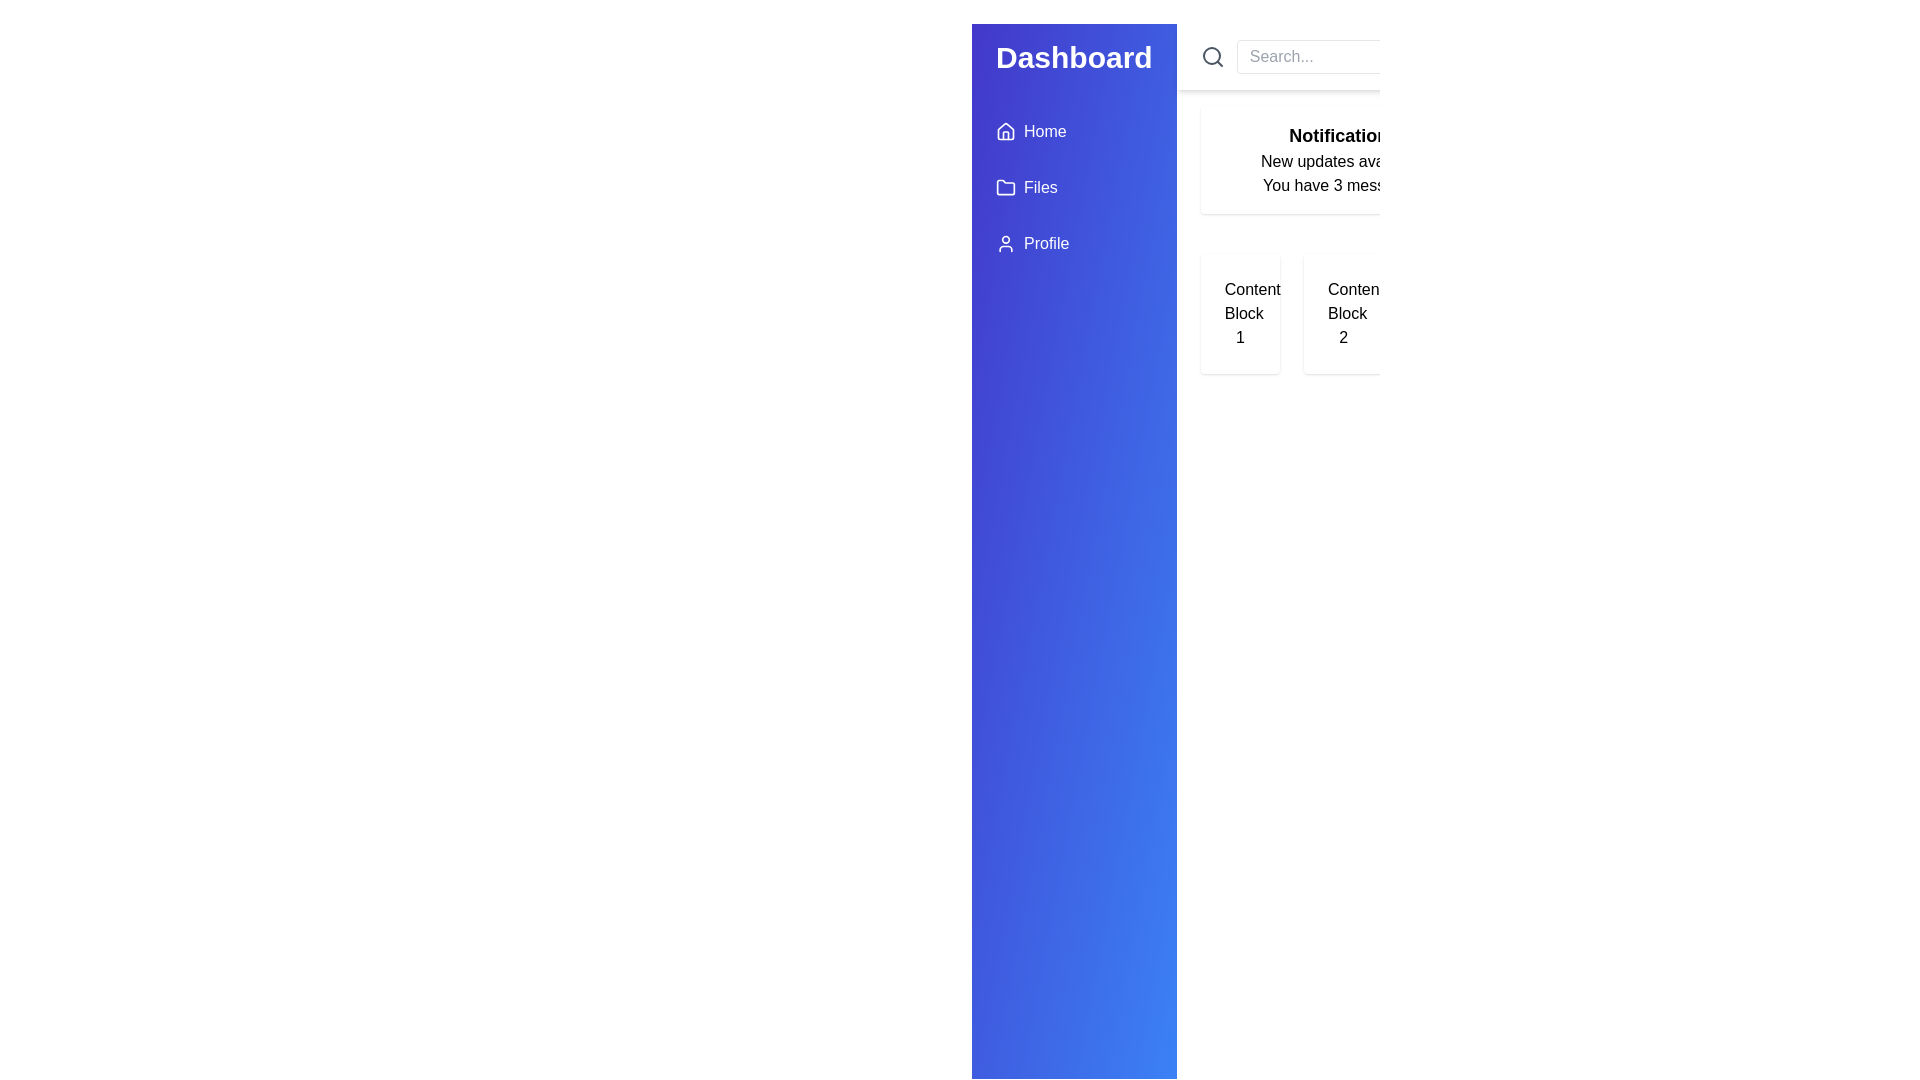 The width and height of the screenshot is (1920, 1080). What do you see at coordinates (1343, 172) in the screenshot?
I see `the static text display element that shows 'New updates available.' and 'You have 3 messages.' located below the 'Notifications' heading` at bounding box center [1343, 172].